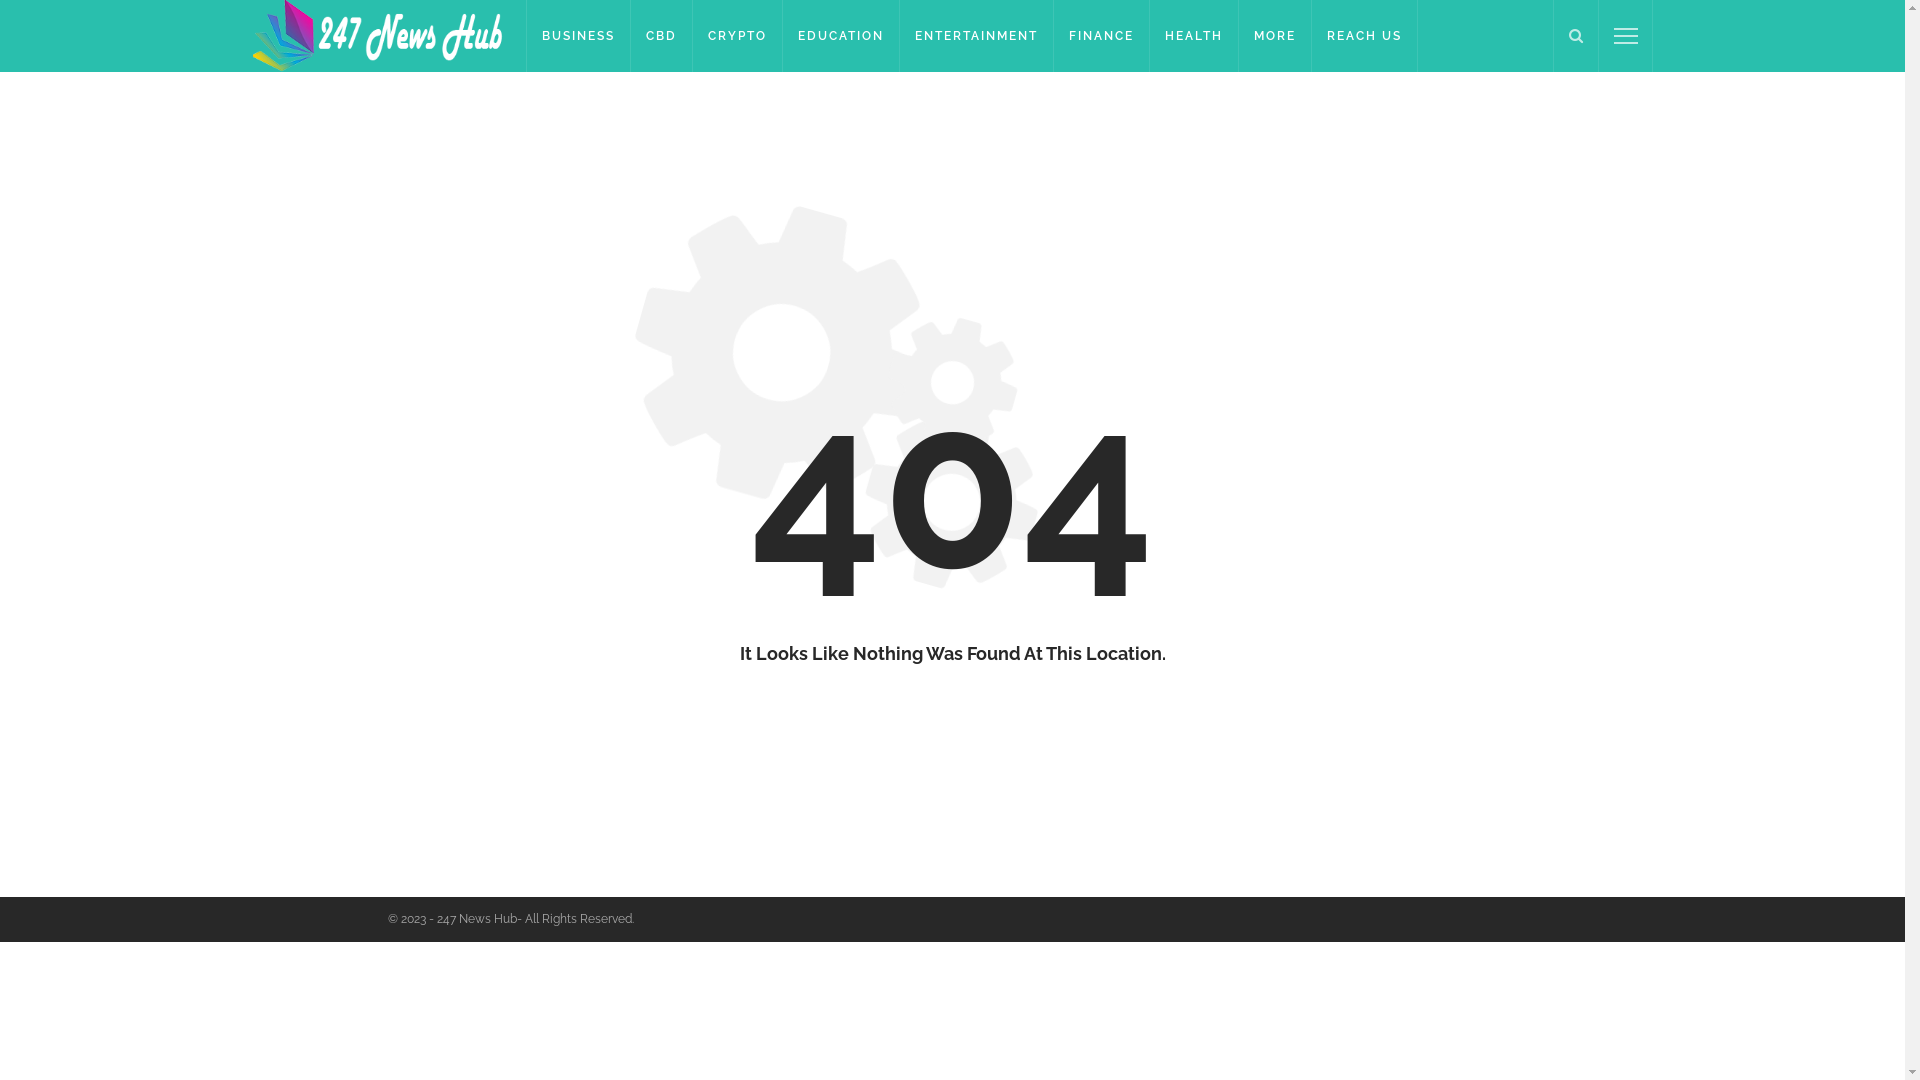  What do you see at coordinates (1101, 35) in the screenshot?
I see `'FINANCE'` at bounding box center [1101, 35].